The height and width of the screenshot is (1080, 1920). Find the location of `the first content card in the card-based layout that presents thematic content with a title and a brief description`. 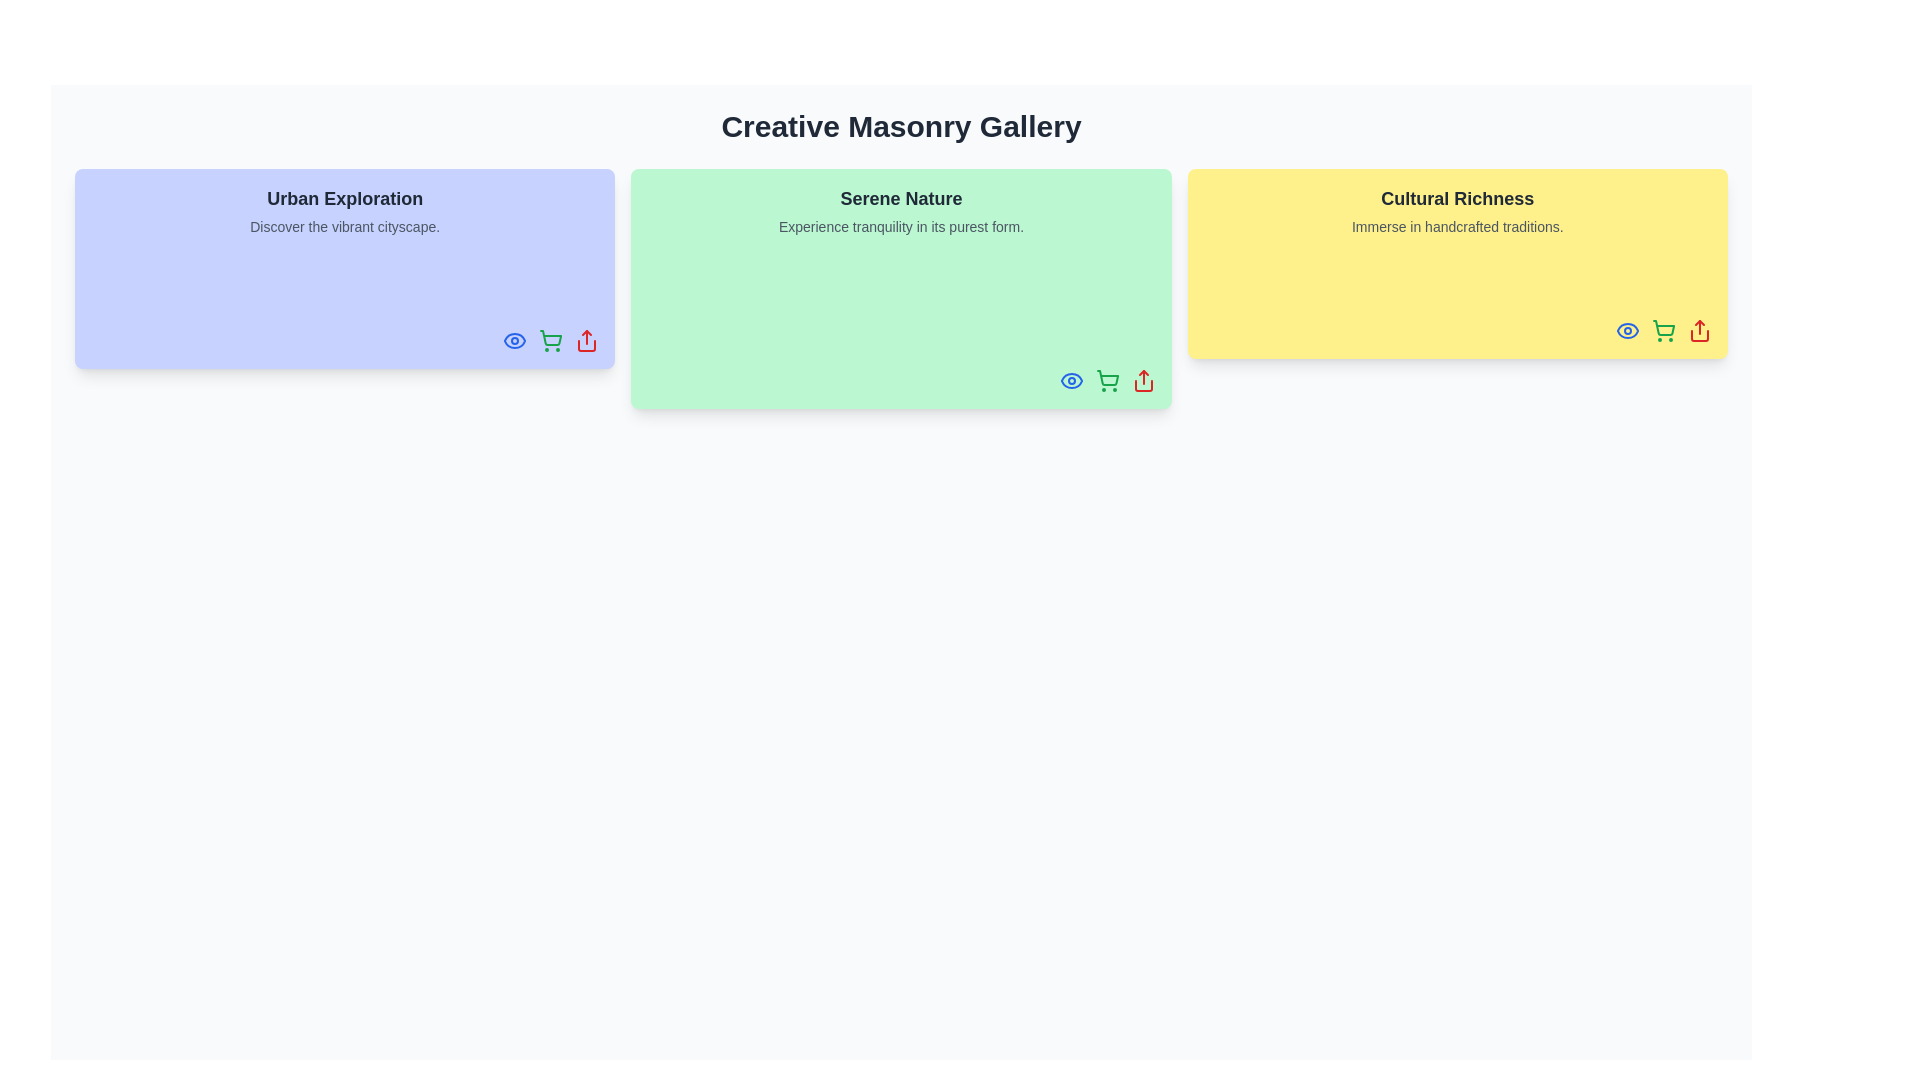

the first content card in the card-based layout that presents thematic content with a title and a brief description is located at coordinates (345, 211).